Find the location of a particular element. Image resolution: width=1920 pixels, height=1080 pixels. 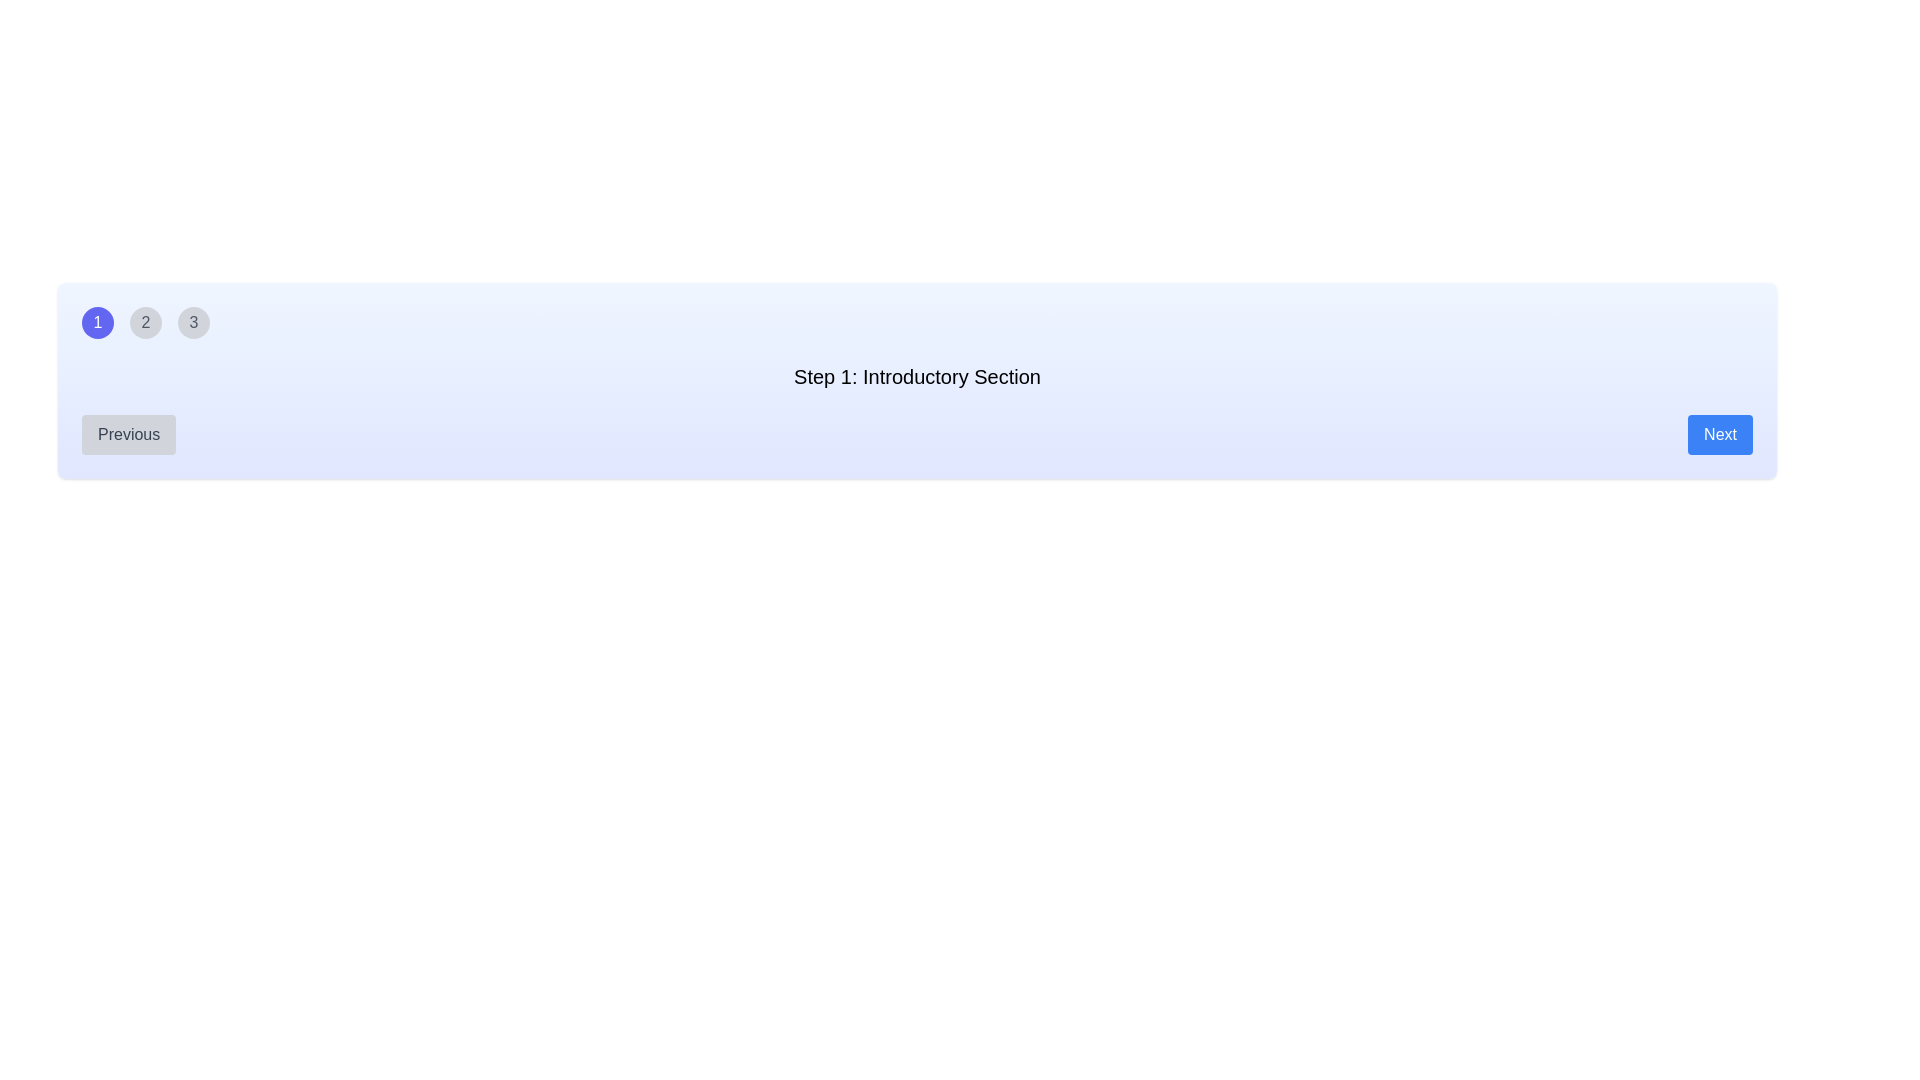

the circular button with a gray background and dark gray text displaying the number '3' is located at coordinates (193, 322).